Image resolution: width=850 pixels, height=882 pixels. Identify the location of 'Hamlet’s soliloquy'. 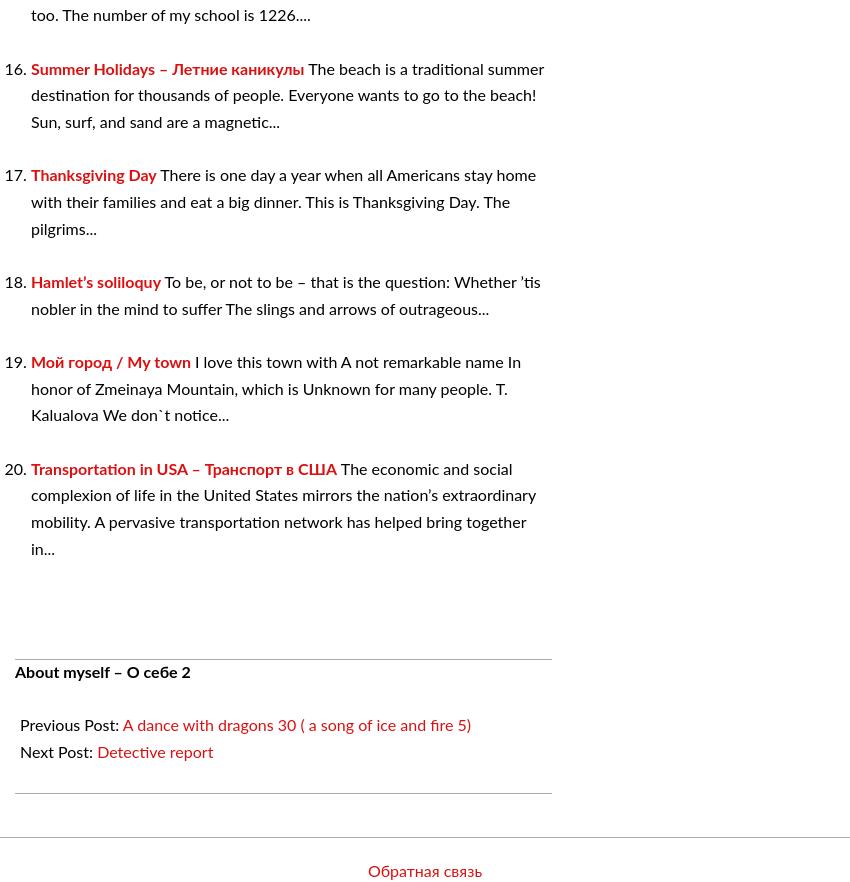
(96, 281).